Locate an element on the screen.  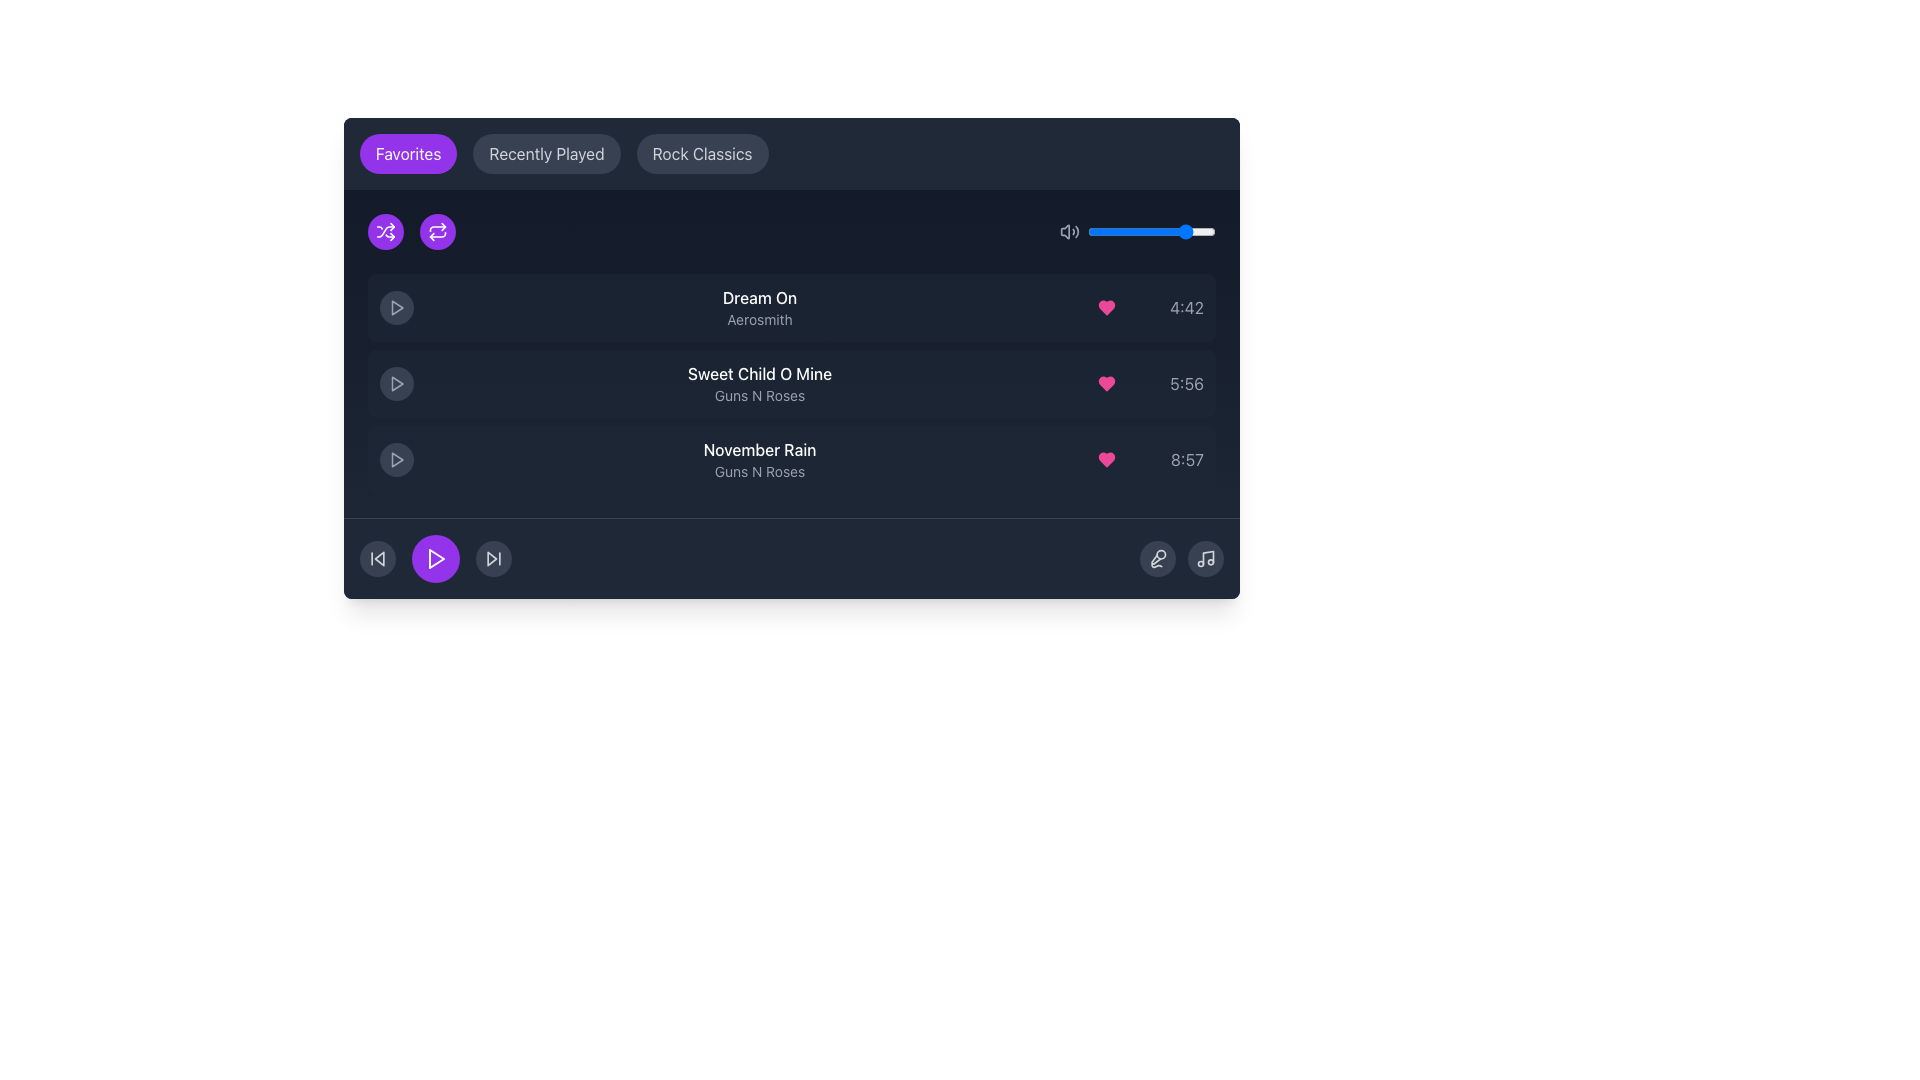
the play button located in the bottom center of the interface, positioned between the rewind and fast-forward buttons, to initiate music or media playback is located at coordinates (435, 559).